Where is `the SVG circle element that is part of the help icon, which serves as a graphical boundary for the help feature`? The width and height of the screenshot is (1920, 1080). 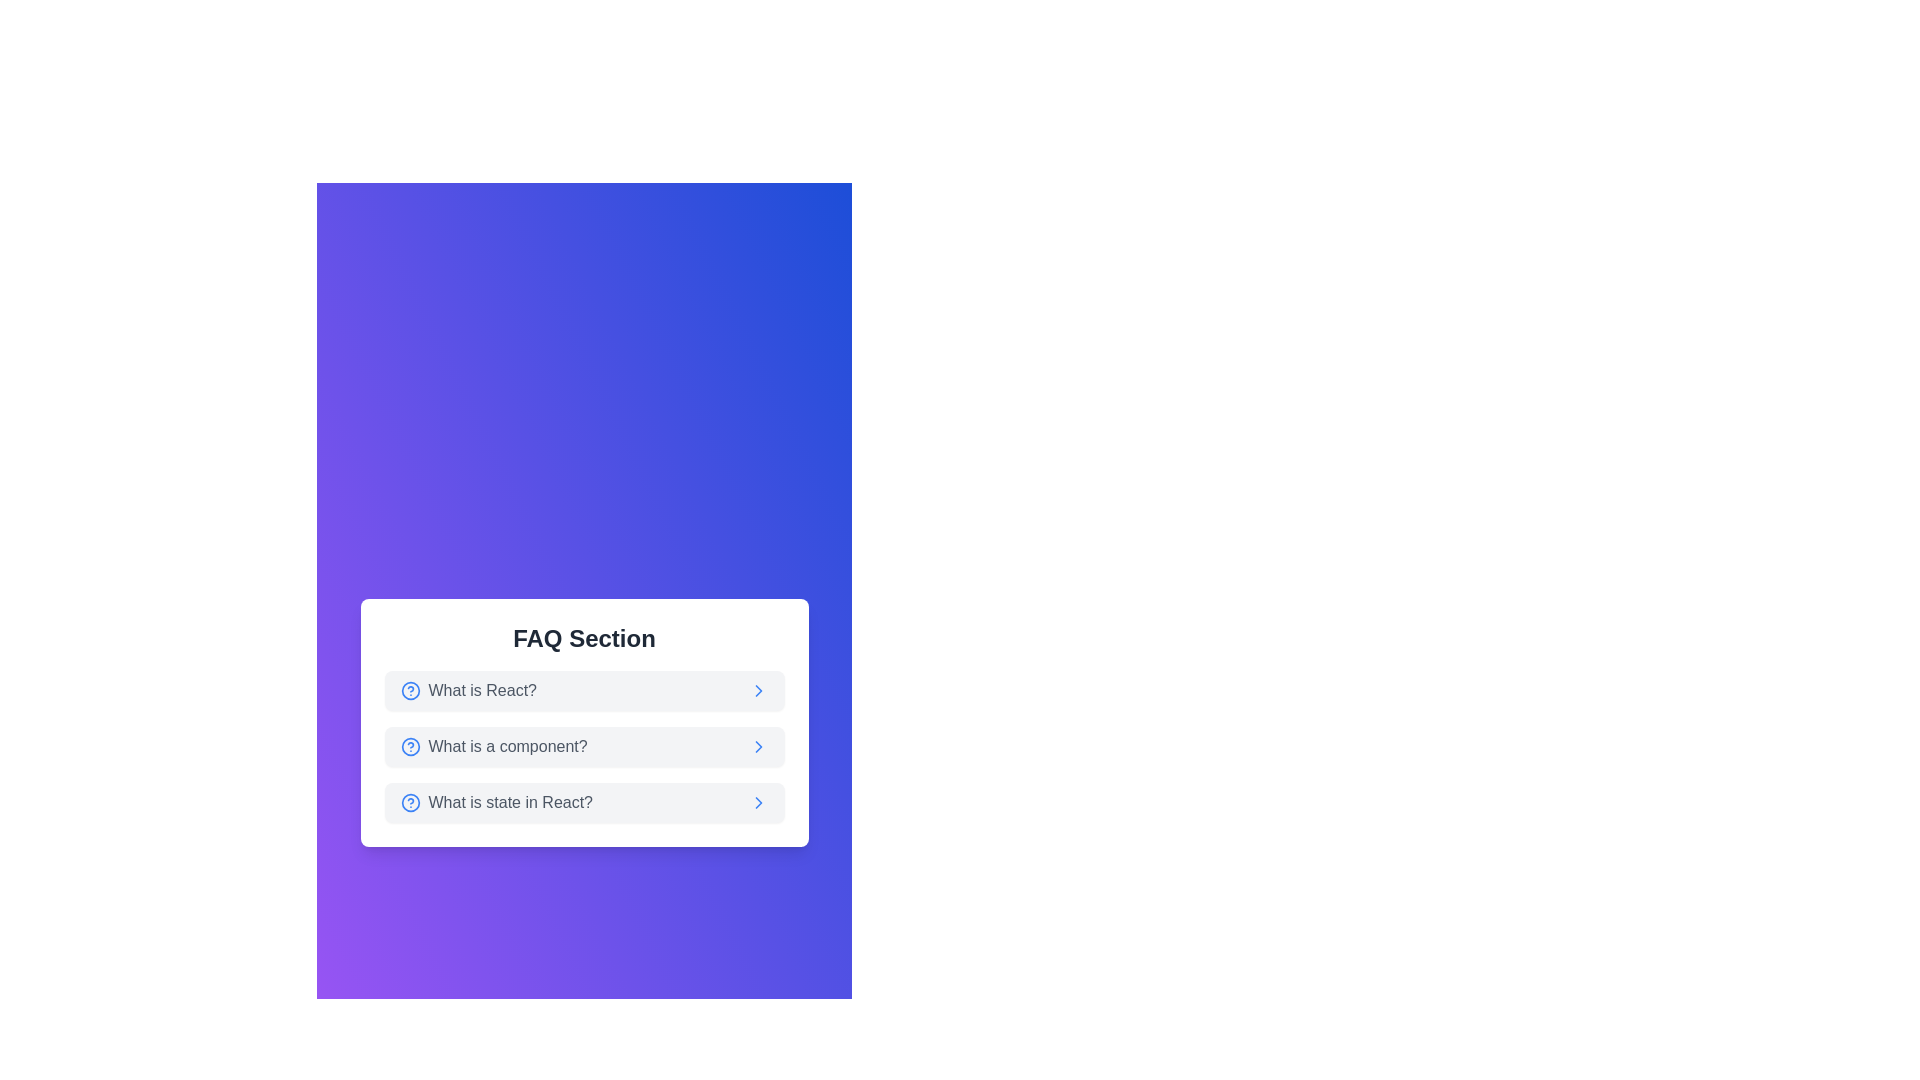 the SVG circle element that is part of the help icon, which serves as a graphical boundary for the help feature is located at coordinates (409, 689).